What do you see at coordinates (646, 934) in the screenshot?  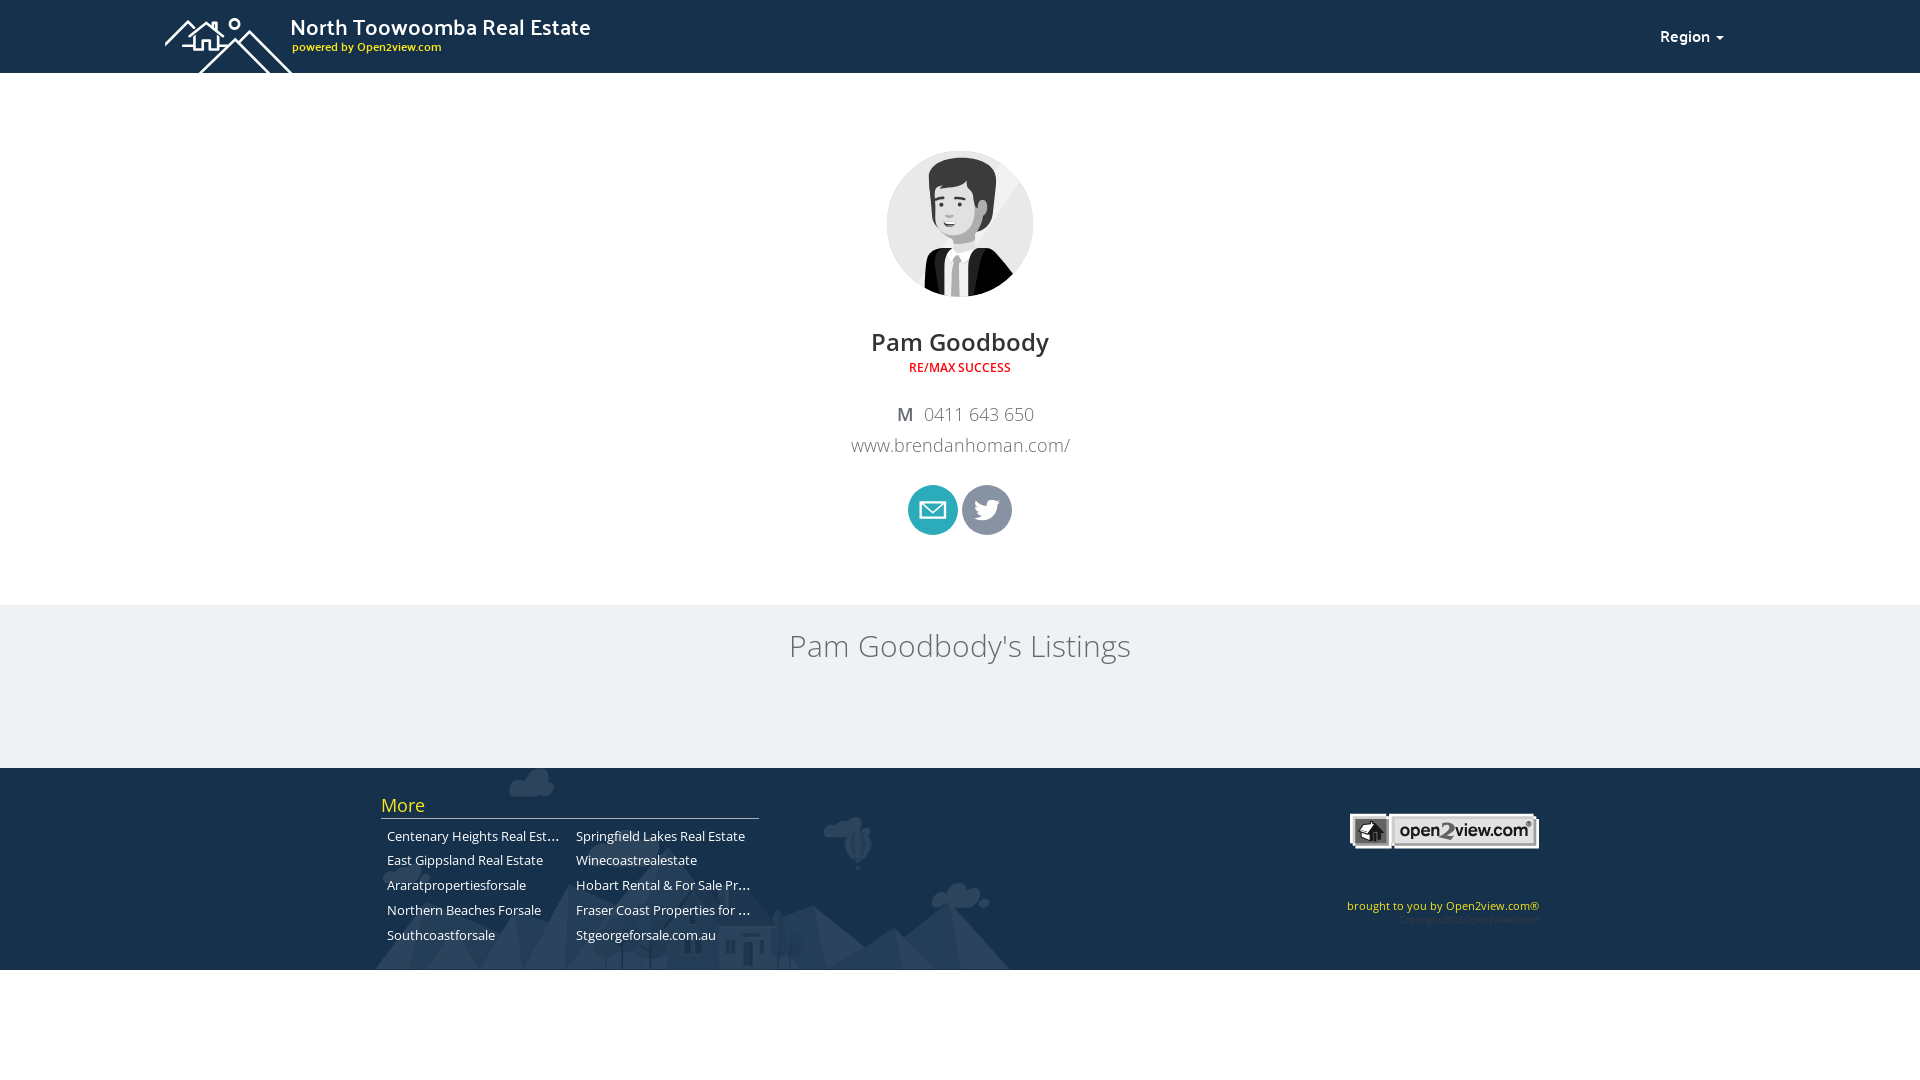 I see `'Stgeorgeforsale.com.au'` at bounding box center [646, 934].